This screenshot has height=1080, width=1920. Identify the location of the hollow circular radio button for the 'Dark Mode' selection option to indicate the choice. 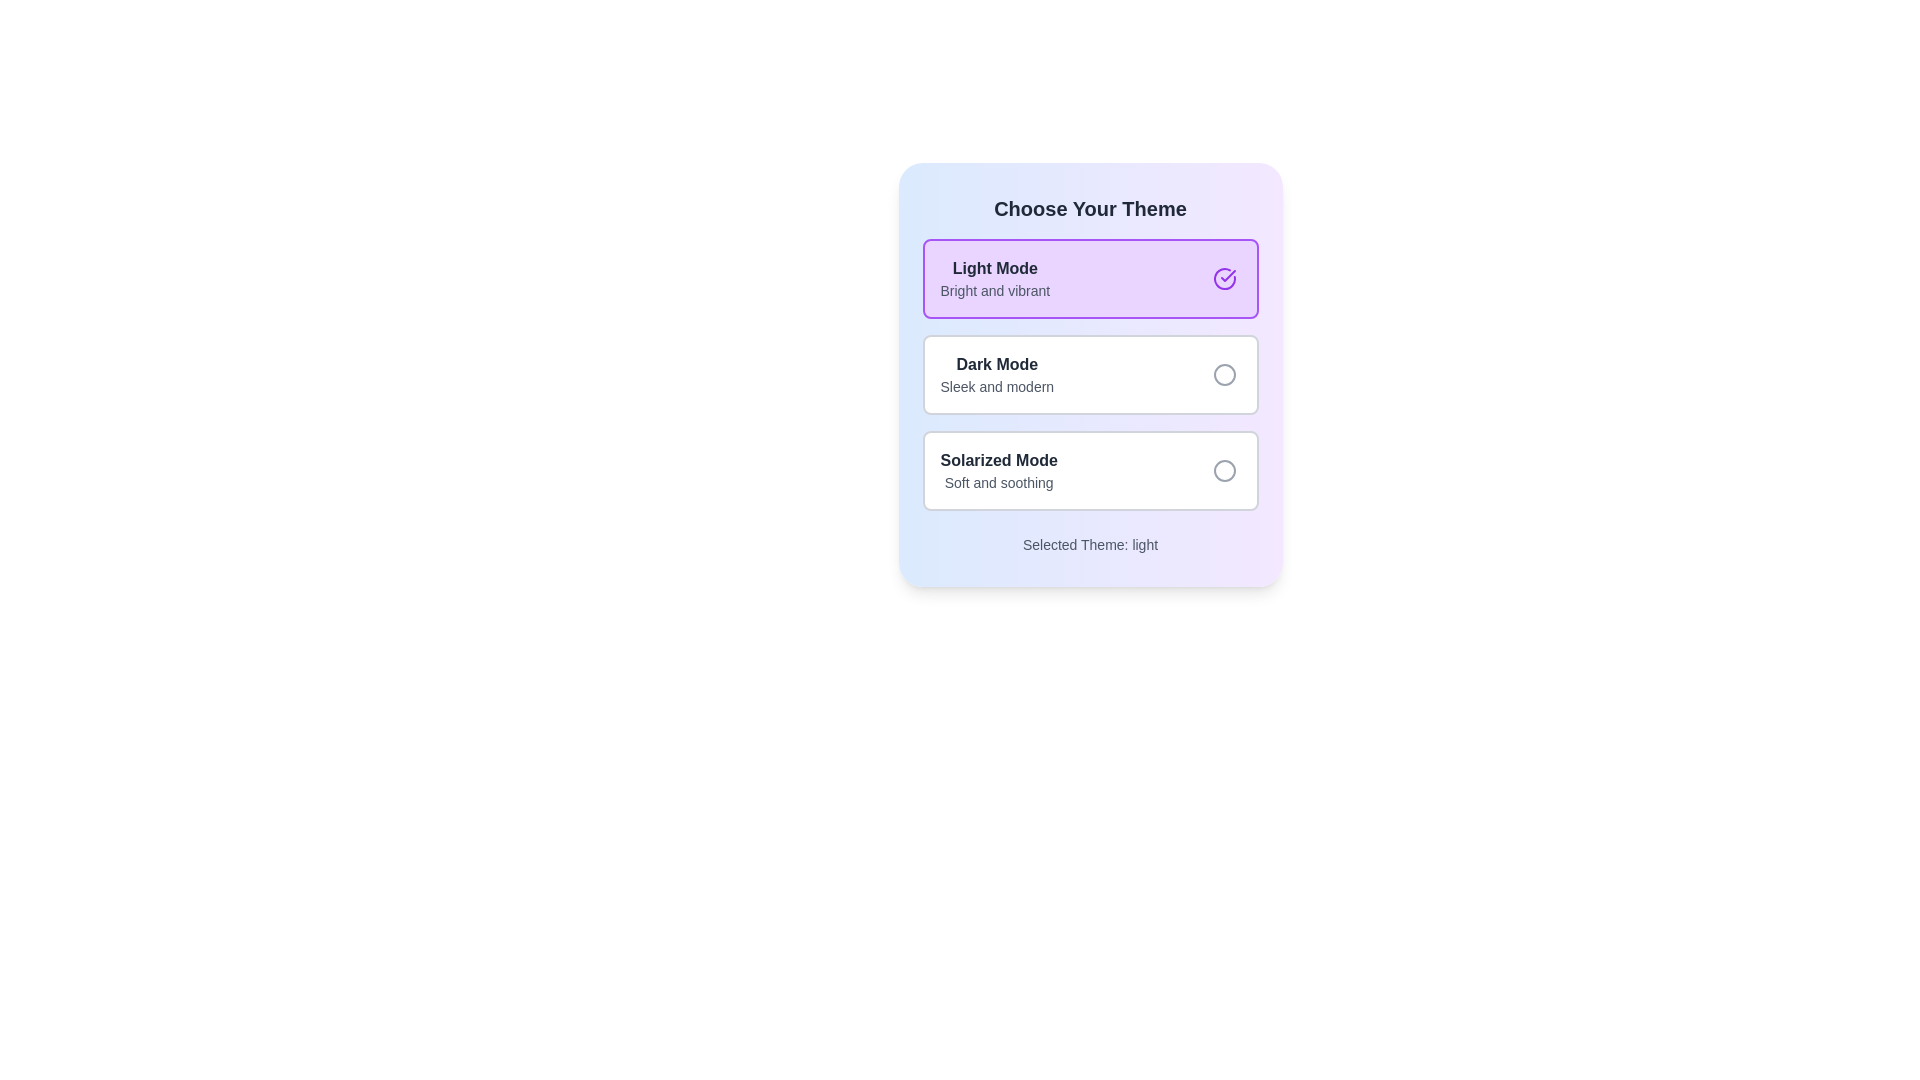
(1223, 374).